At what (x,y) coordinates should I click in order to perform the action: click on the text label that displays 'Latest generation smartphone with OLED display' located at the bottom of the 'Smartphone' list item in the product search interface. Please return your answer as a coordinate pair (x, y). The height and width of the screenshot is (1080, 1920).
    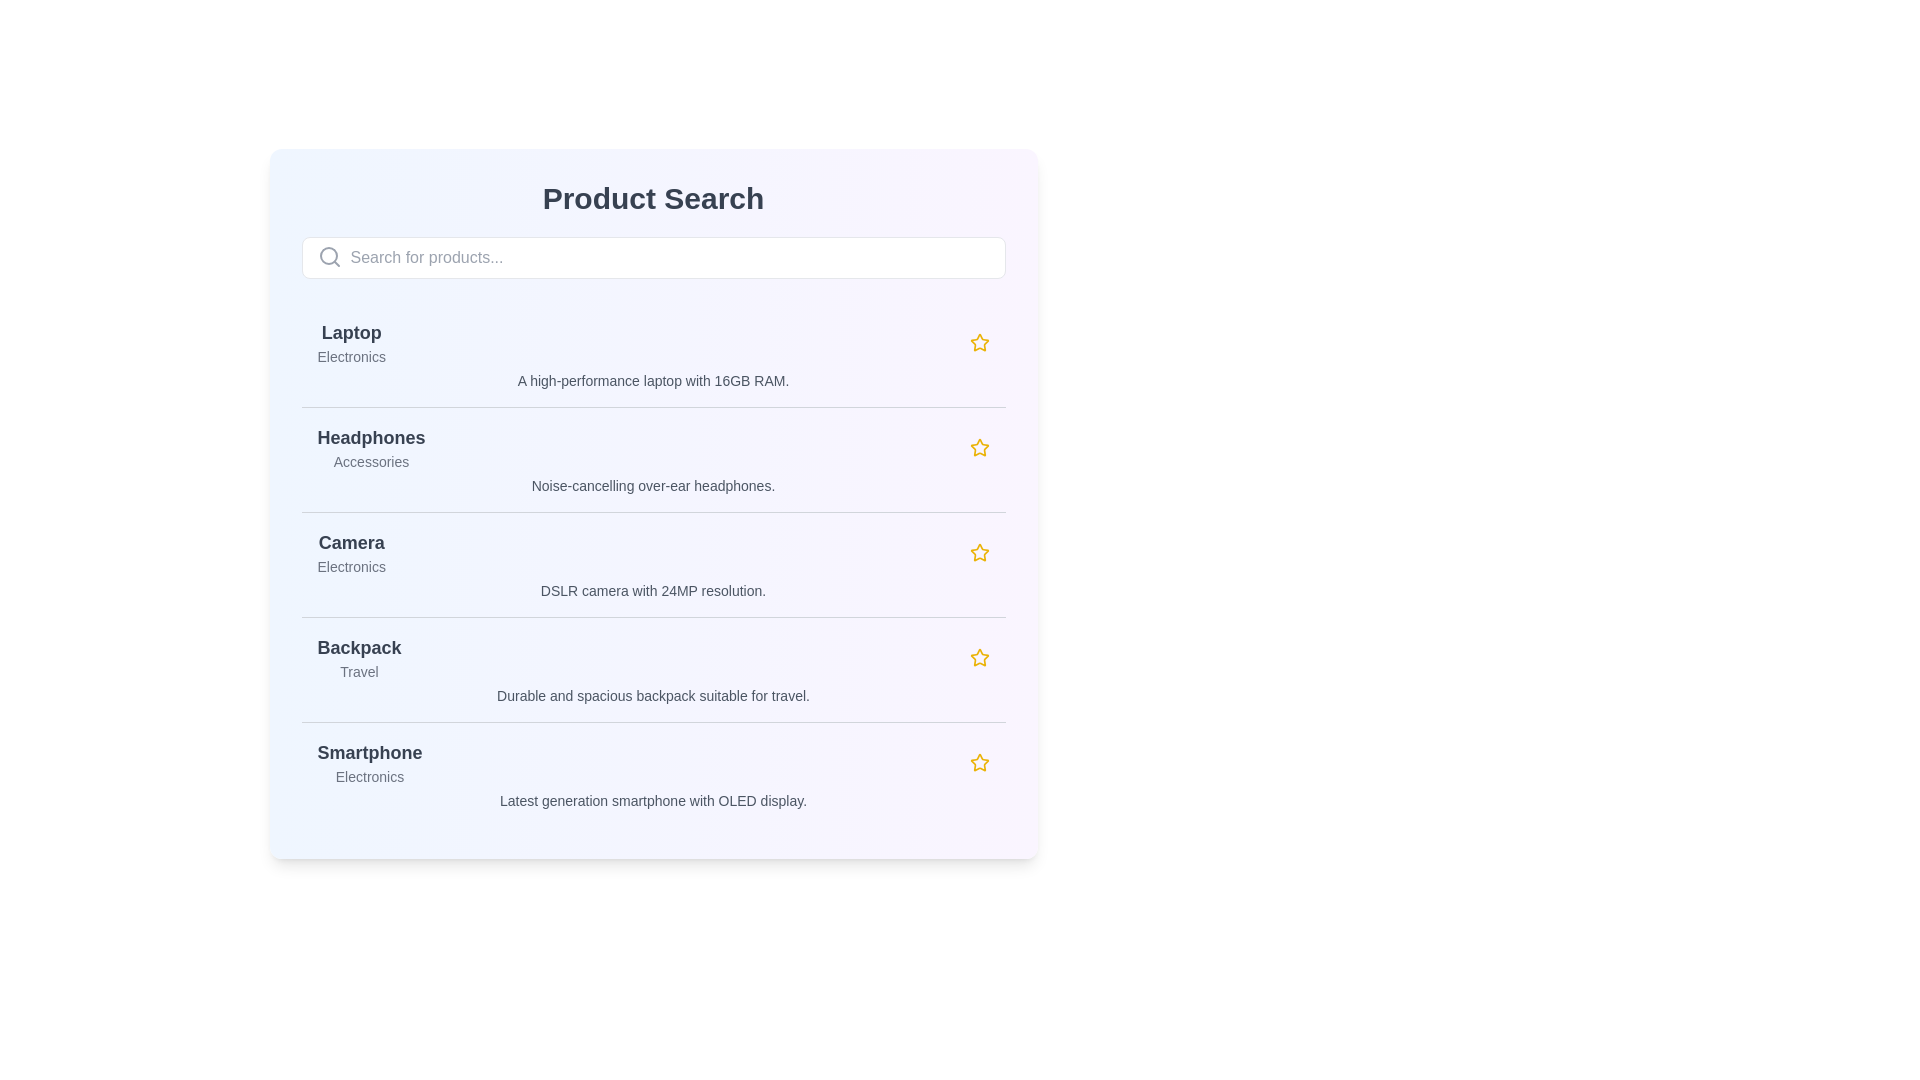
    Looking at the image, I should click on (653, 800).